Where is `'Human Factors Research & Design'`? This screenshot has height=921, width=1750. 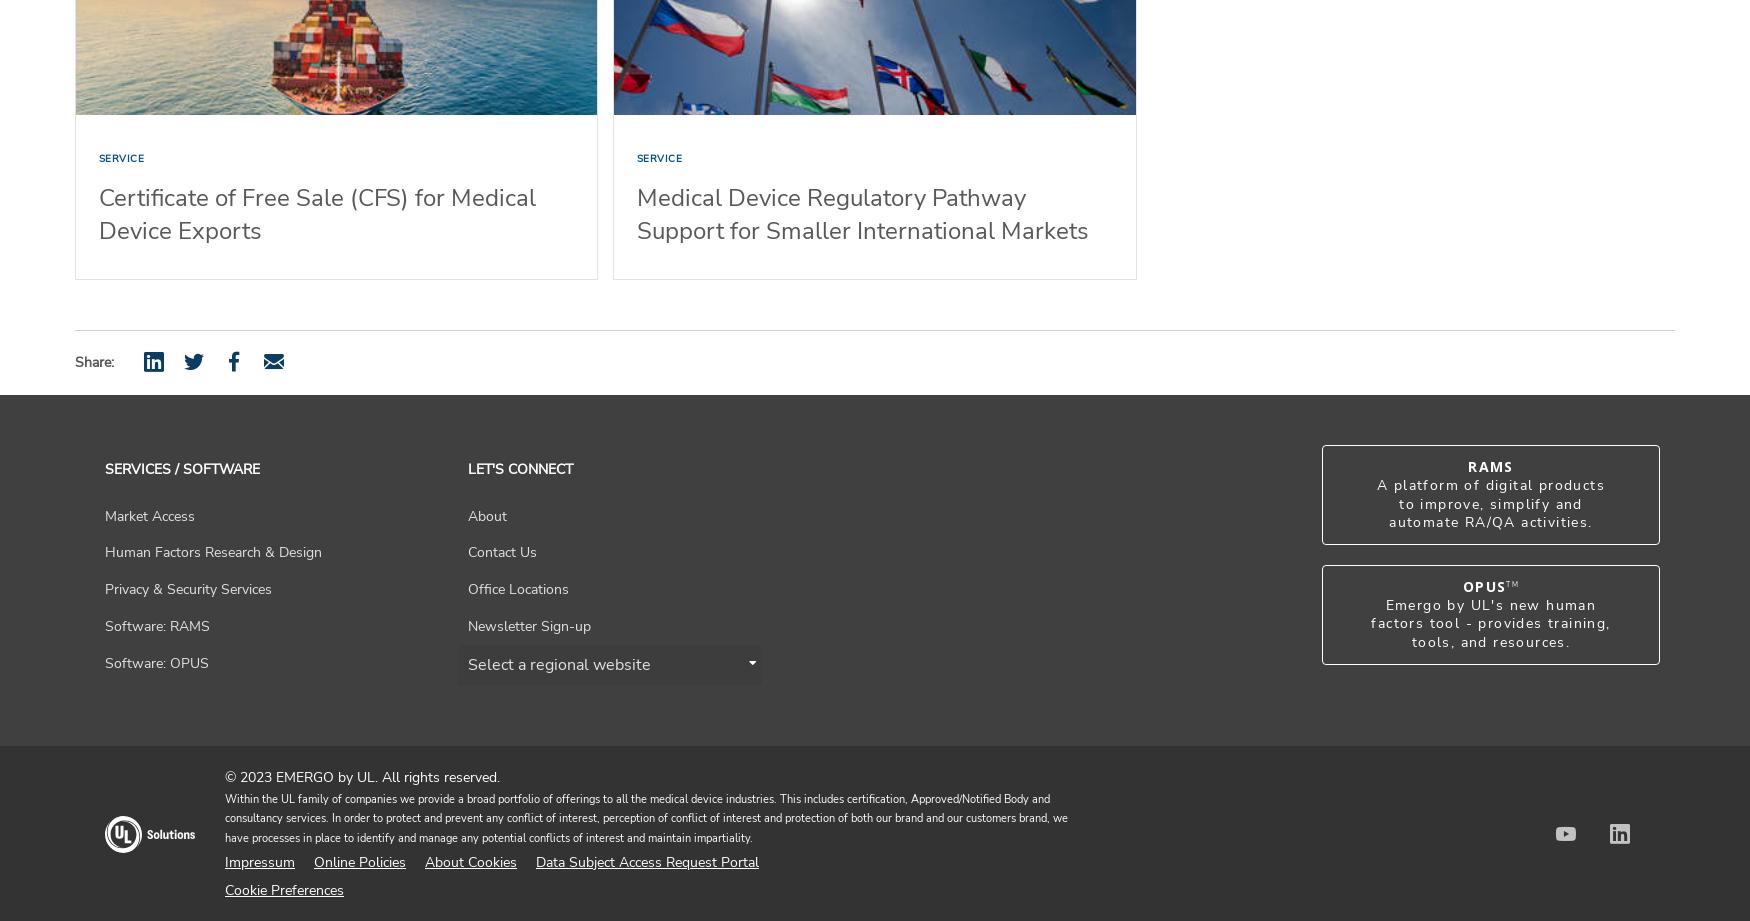
'Human Factors Research & Design' is located at coordinates (213, 551).